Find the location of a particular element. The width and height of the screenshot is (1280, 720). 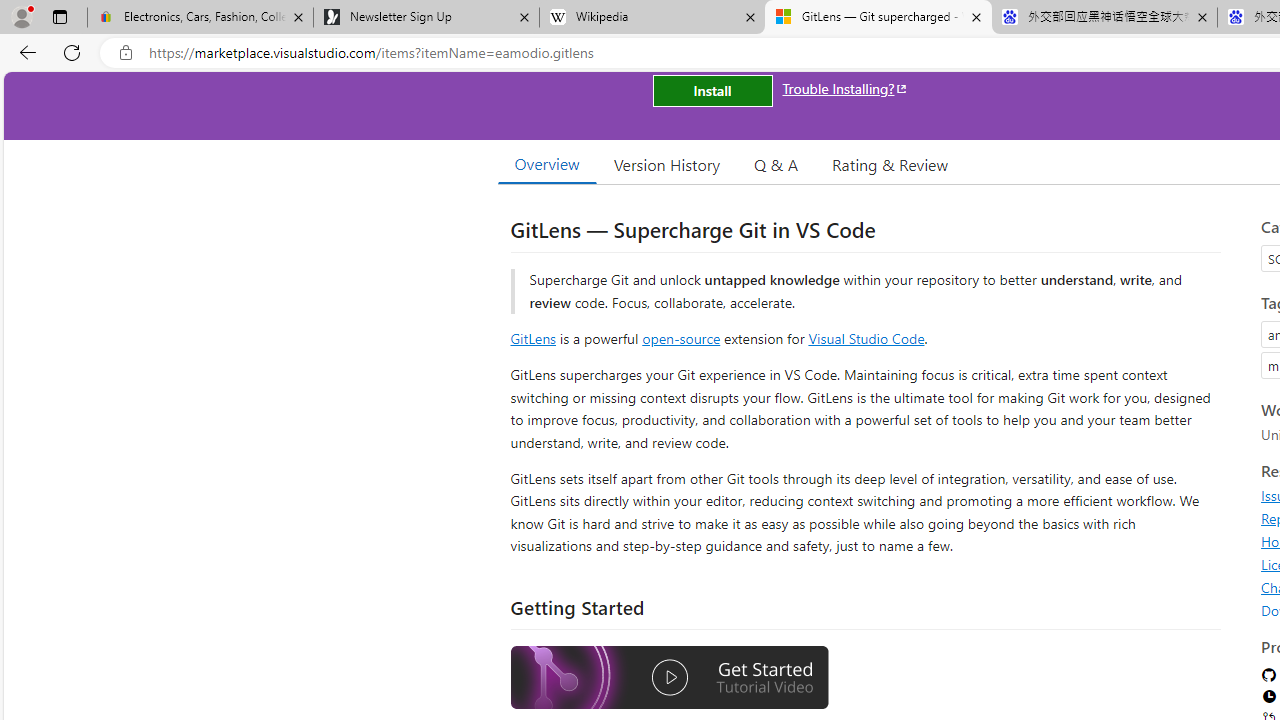

'Wikipedia' is located at coordinates (652, 17).